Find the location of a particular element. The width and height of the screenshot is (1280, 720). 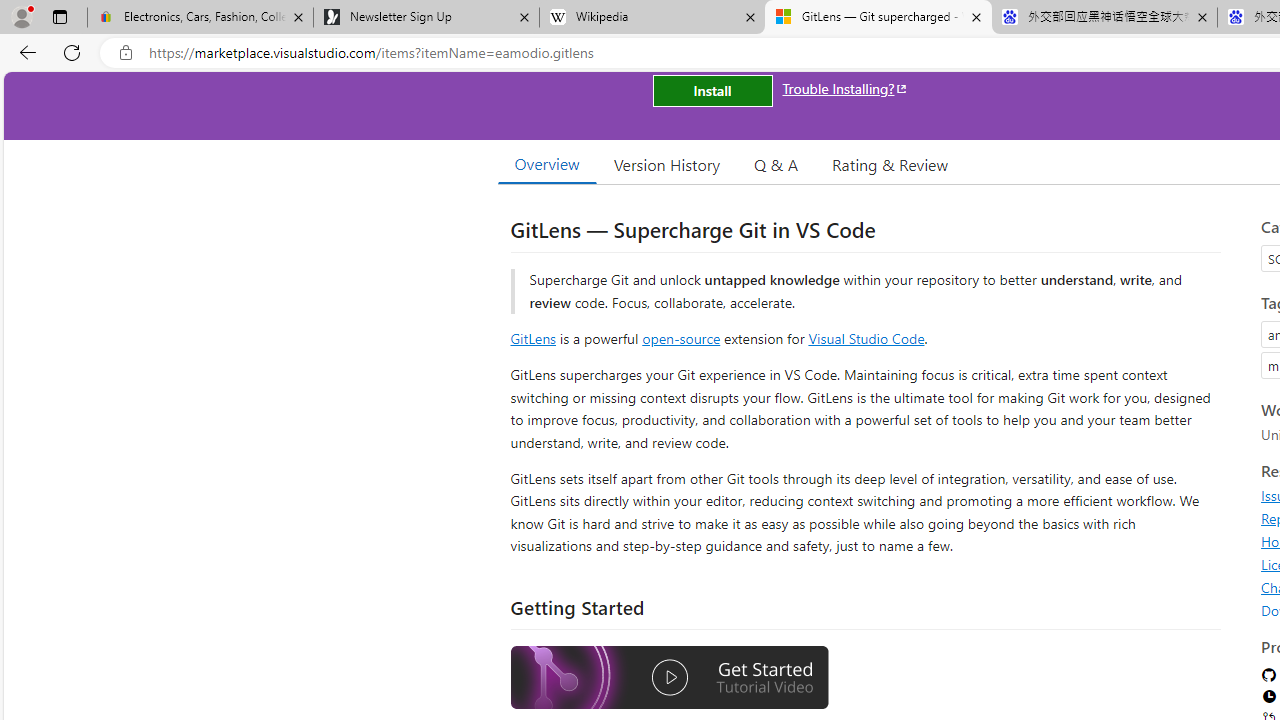

'Wikipedia' is located at coordinates (652, 17).